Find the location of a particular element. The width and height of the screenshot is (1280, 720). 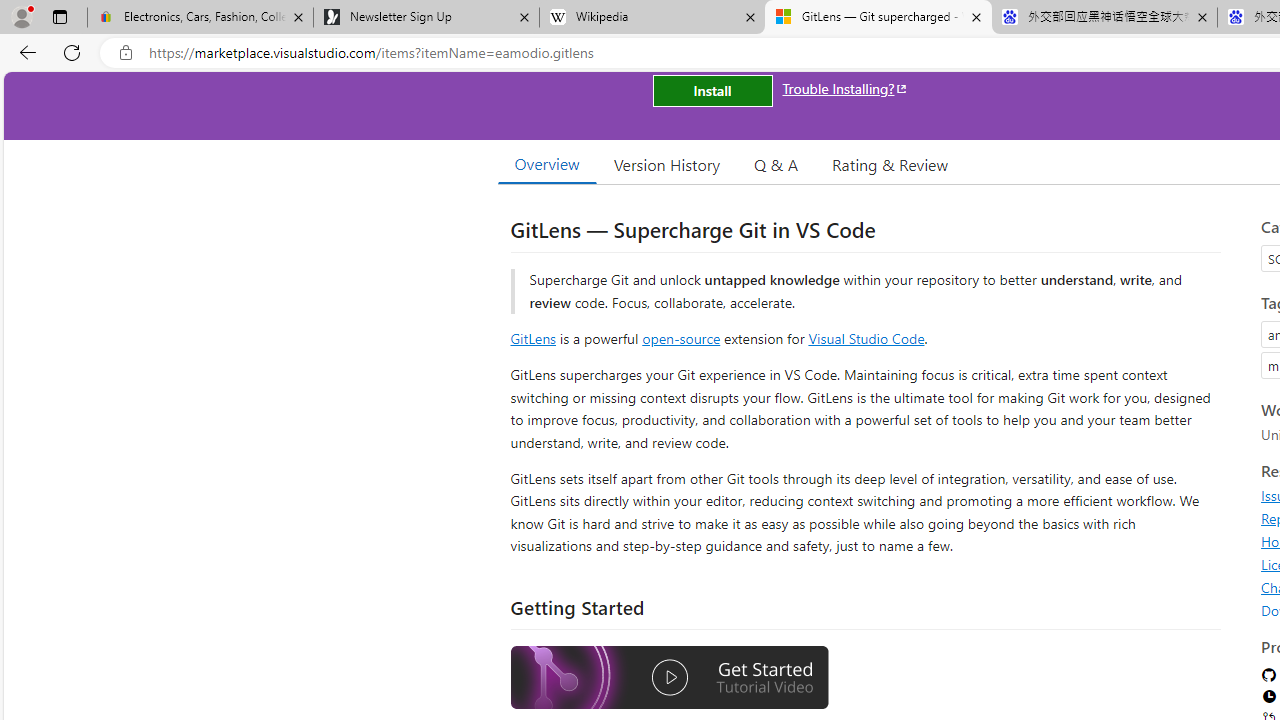

'Wikipedia' is located at coordinates (652, 17).